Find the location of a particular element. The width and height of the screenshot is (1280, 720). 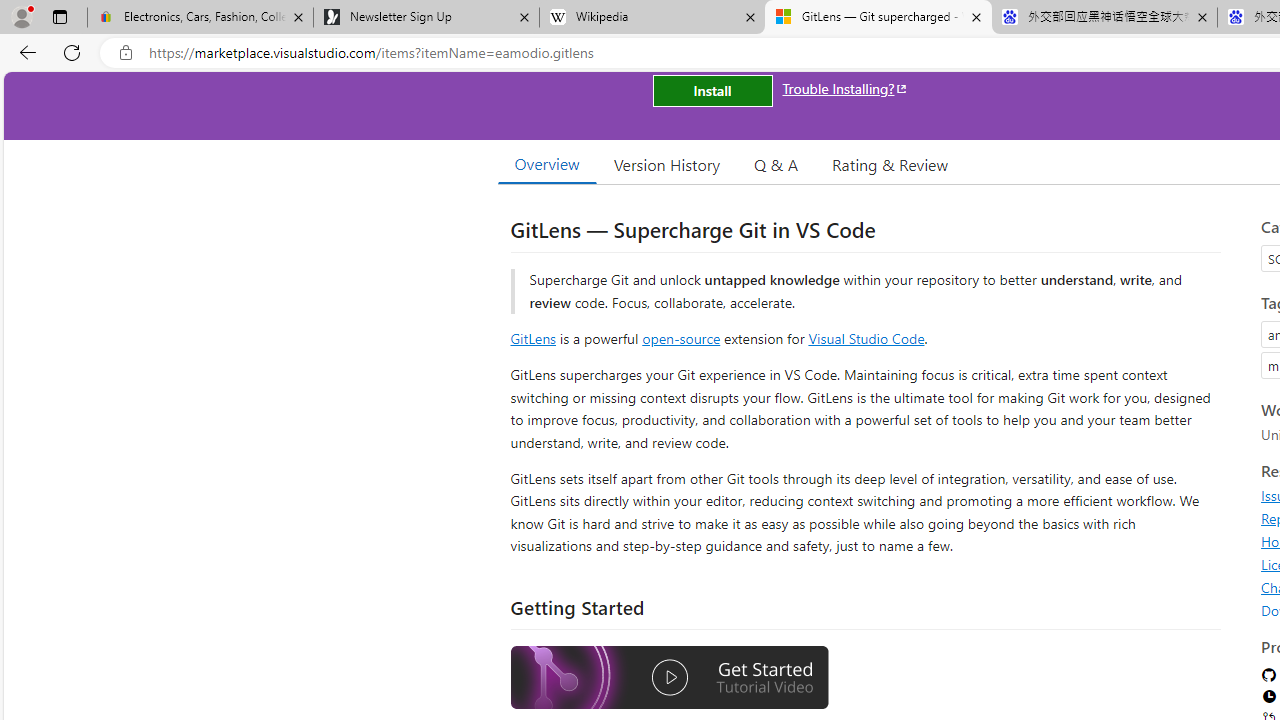

'Wikipedia' is located at coordinates (652, 17).